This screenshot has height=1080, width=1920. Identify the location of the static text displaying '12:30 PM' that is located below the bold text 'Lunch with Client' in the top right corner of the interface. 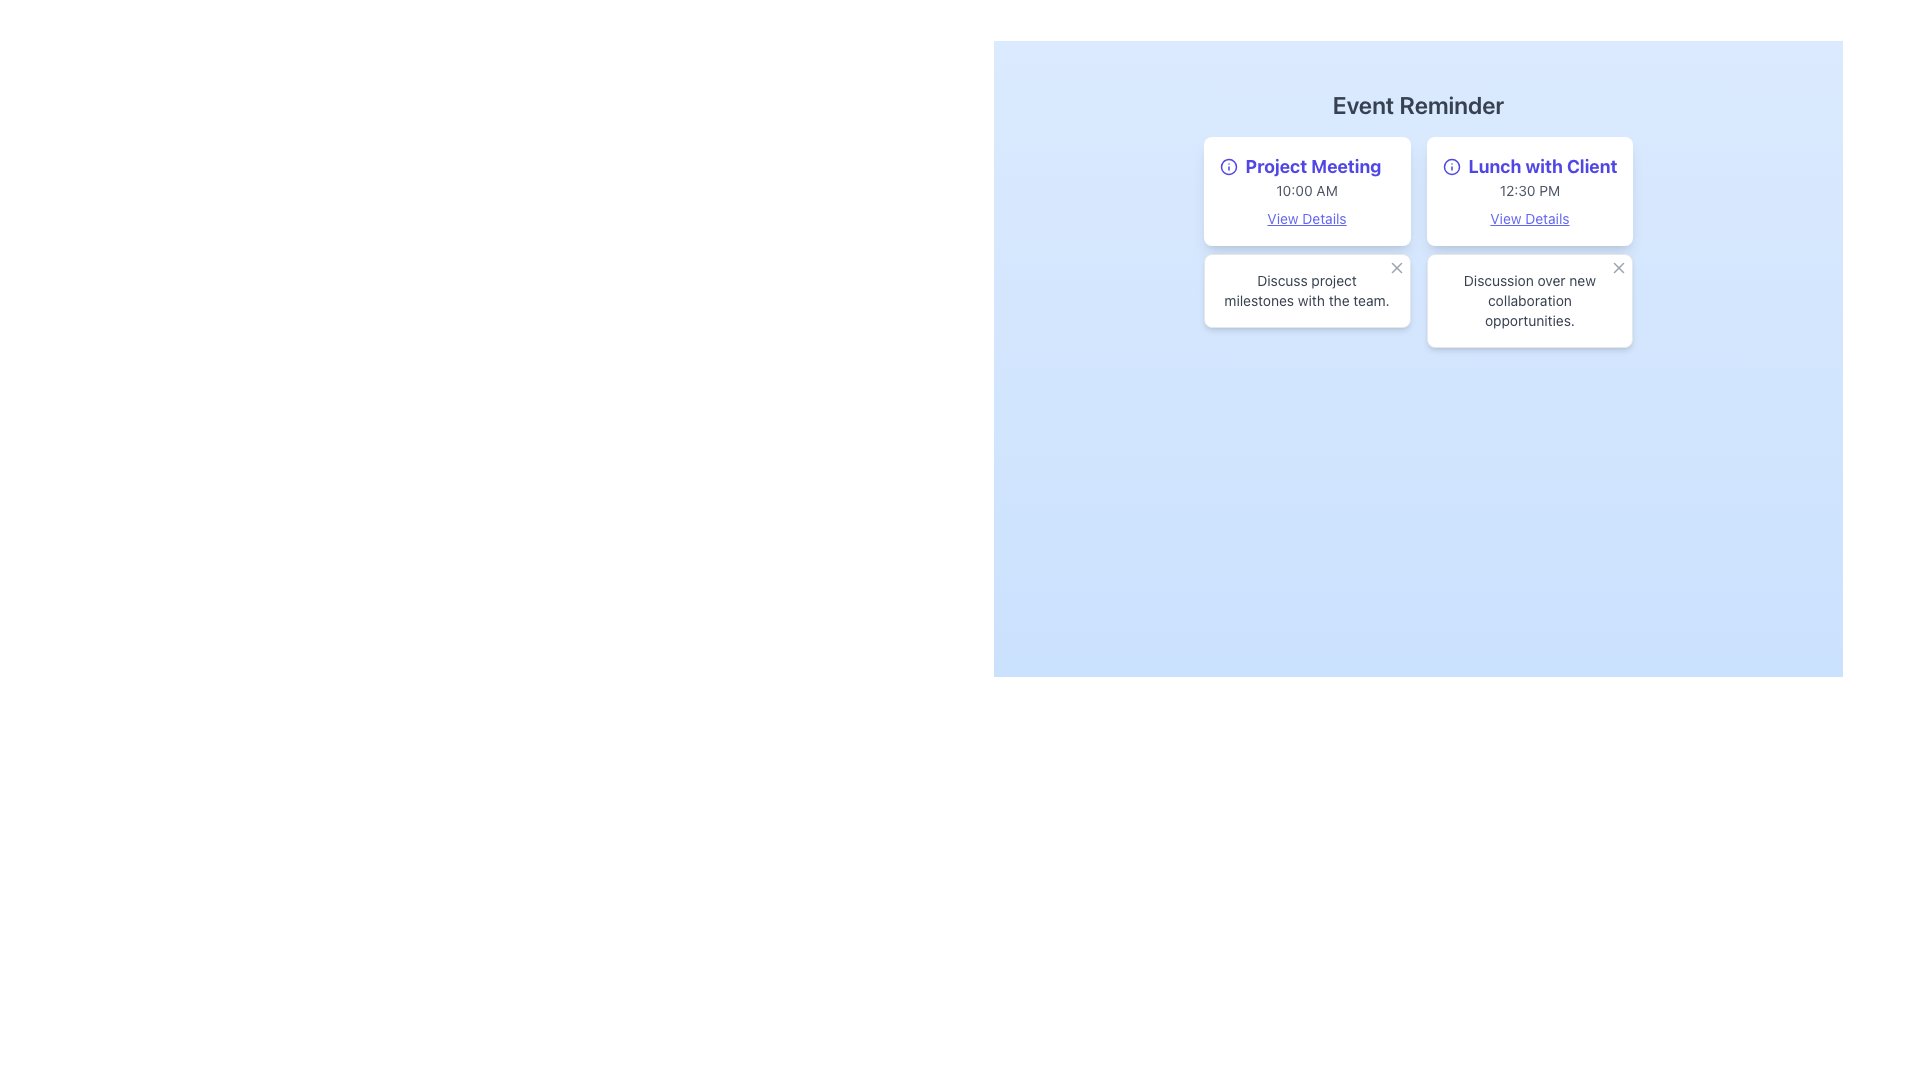
(1529, 191).